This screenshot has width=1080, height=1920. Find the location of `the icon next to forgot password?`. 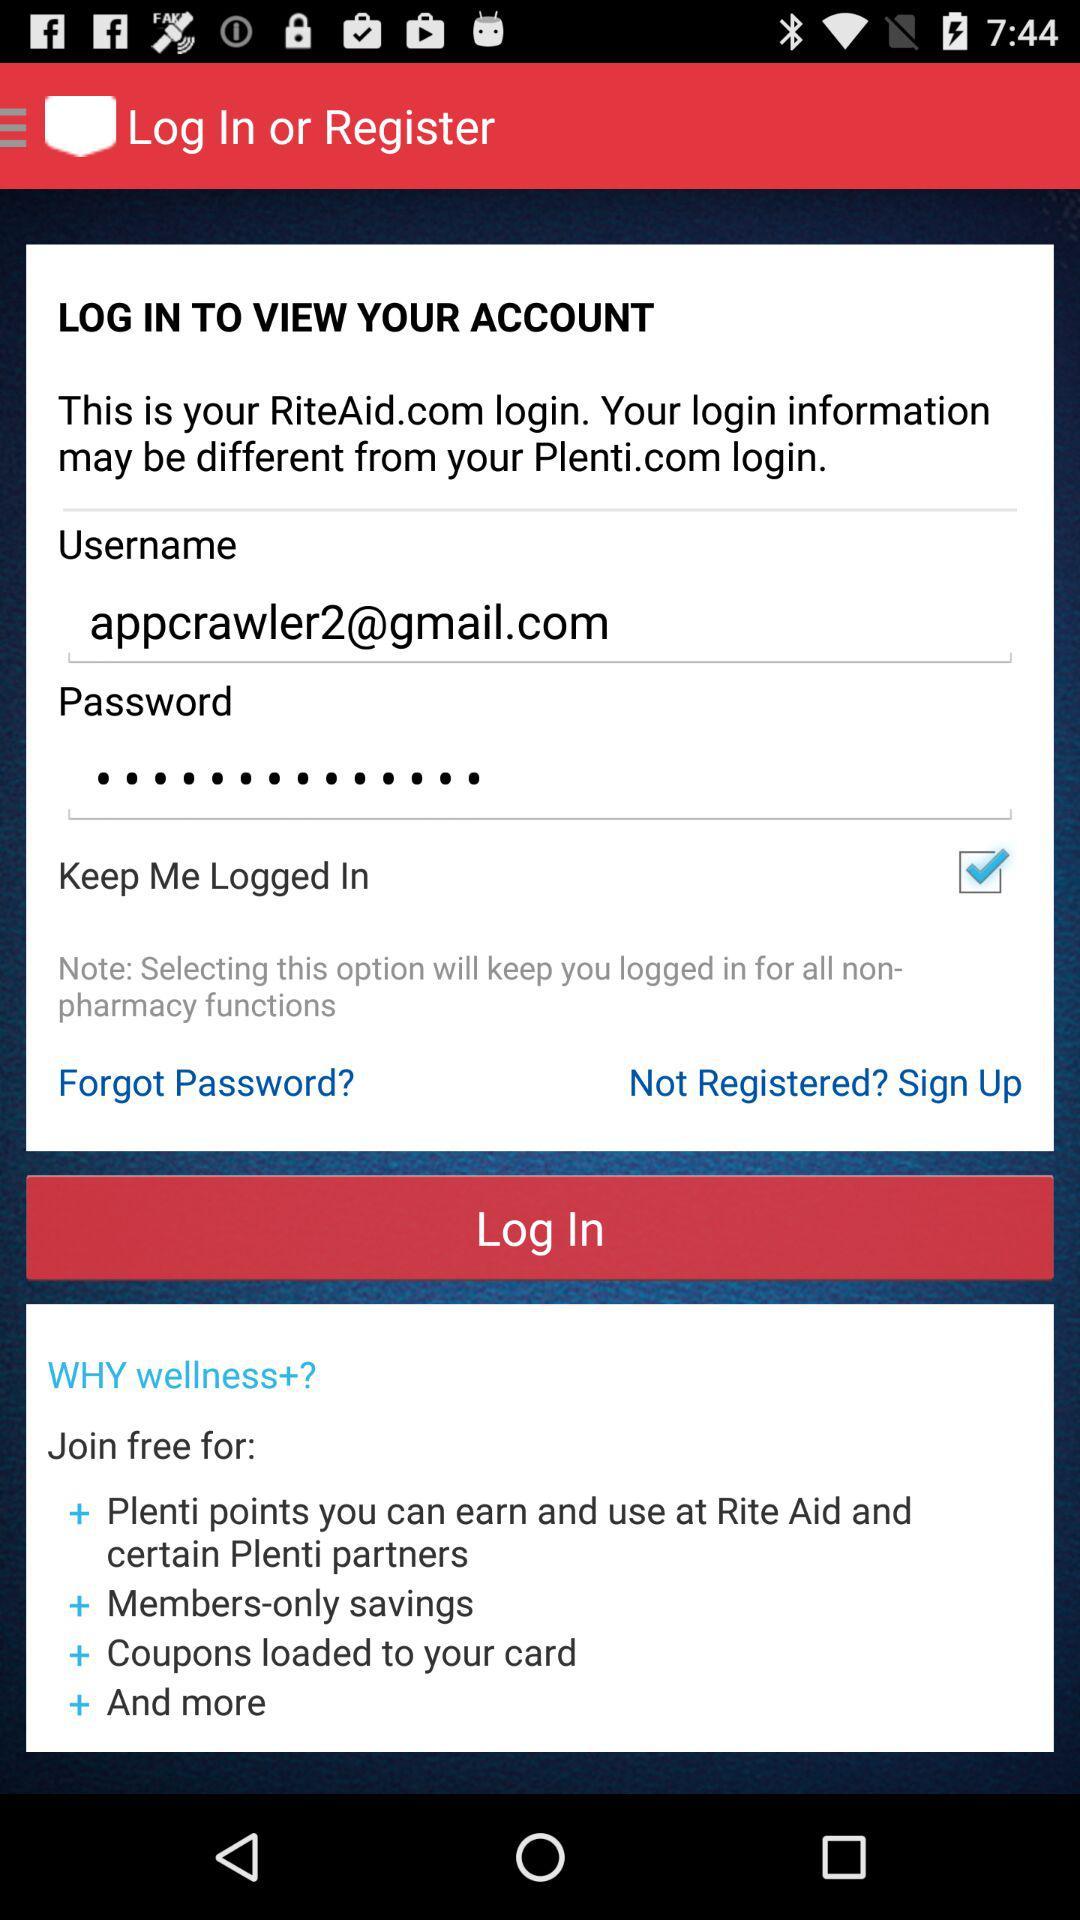

the icon next to forgot password? is located at coordinates (825, 1080).